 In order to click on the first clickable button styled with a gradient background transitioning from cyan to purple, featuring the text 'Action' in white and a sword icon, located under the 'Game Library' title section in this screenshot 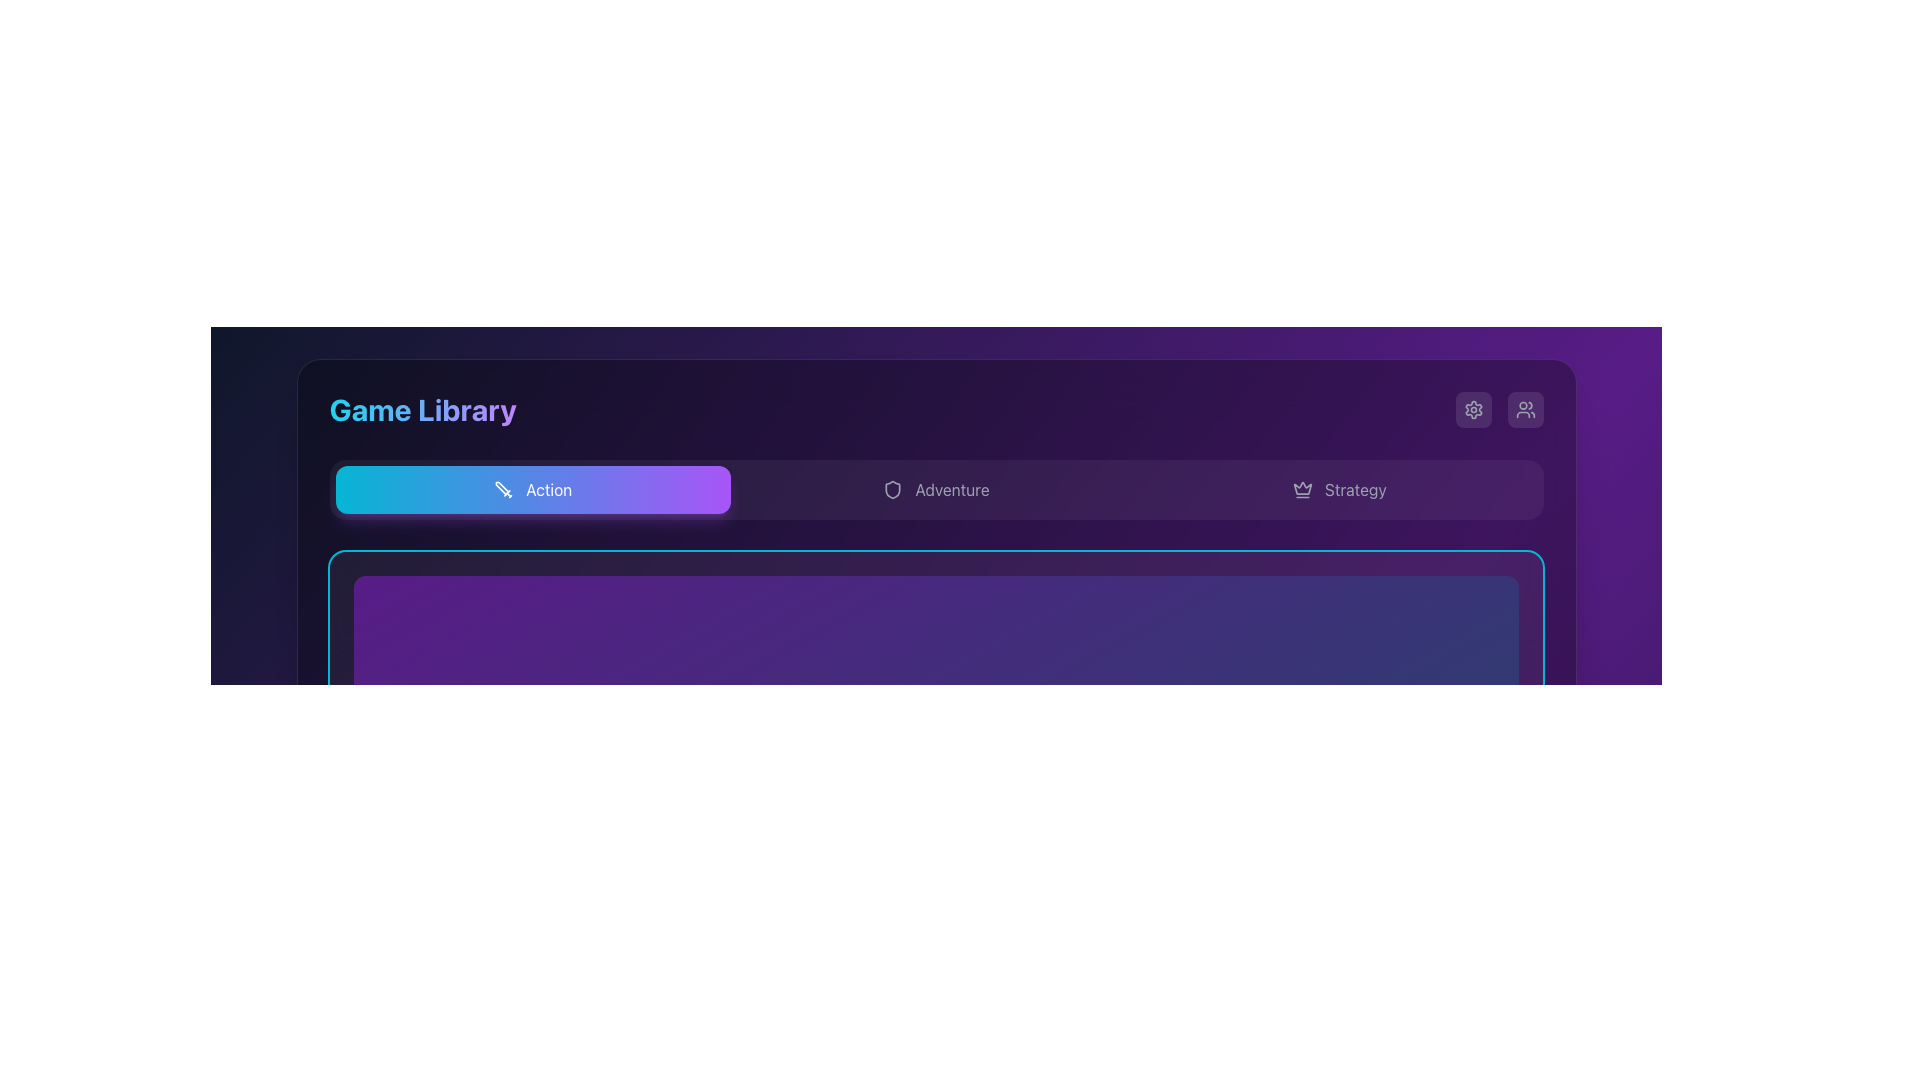, I will do `click(533, 489)`.